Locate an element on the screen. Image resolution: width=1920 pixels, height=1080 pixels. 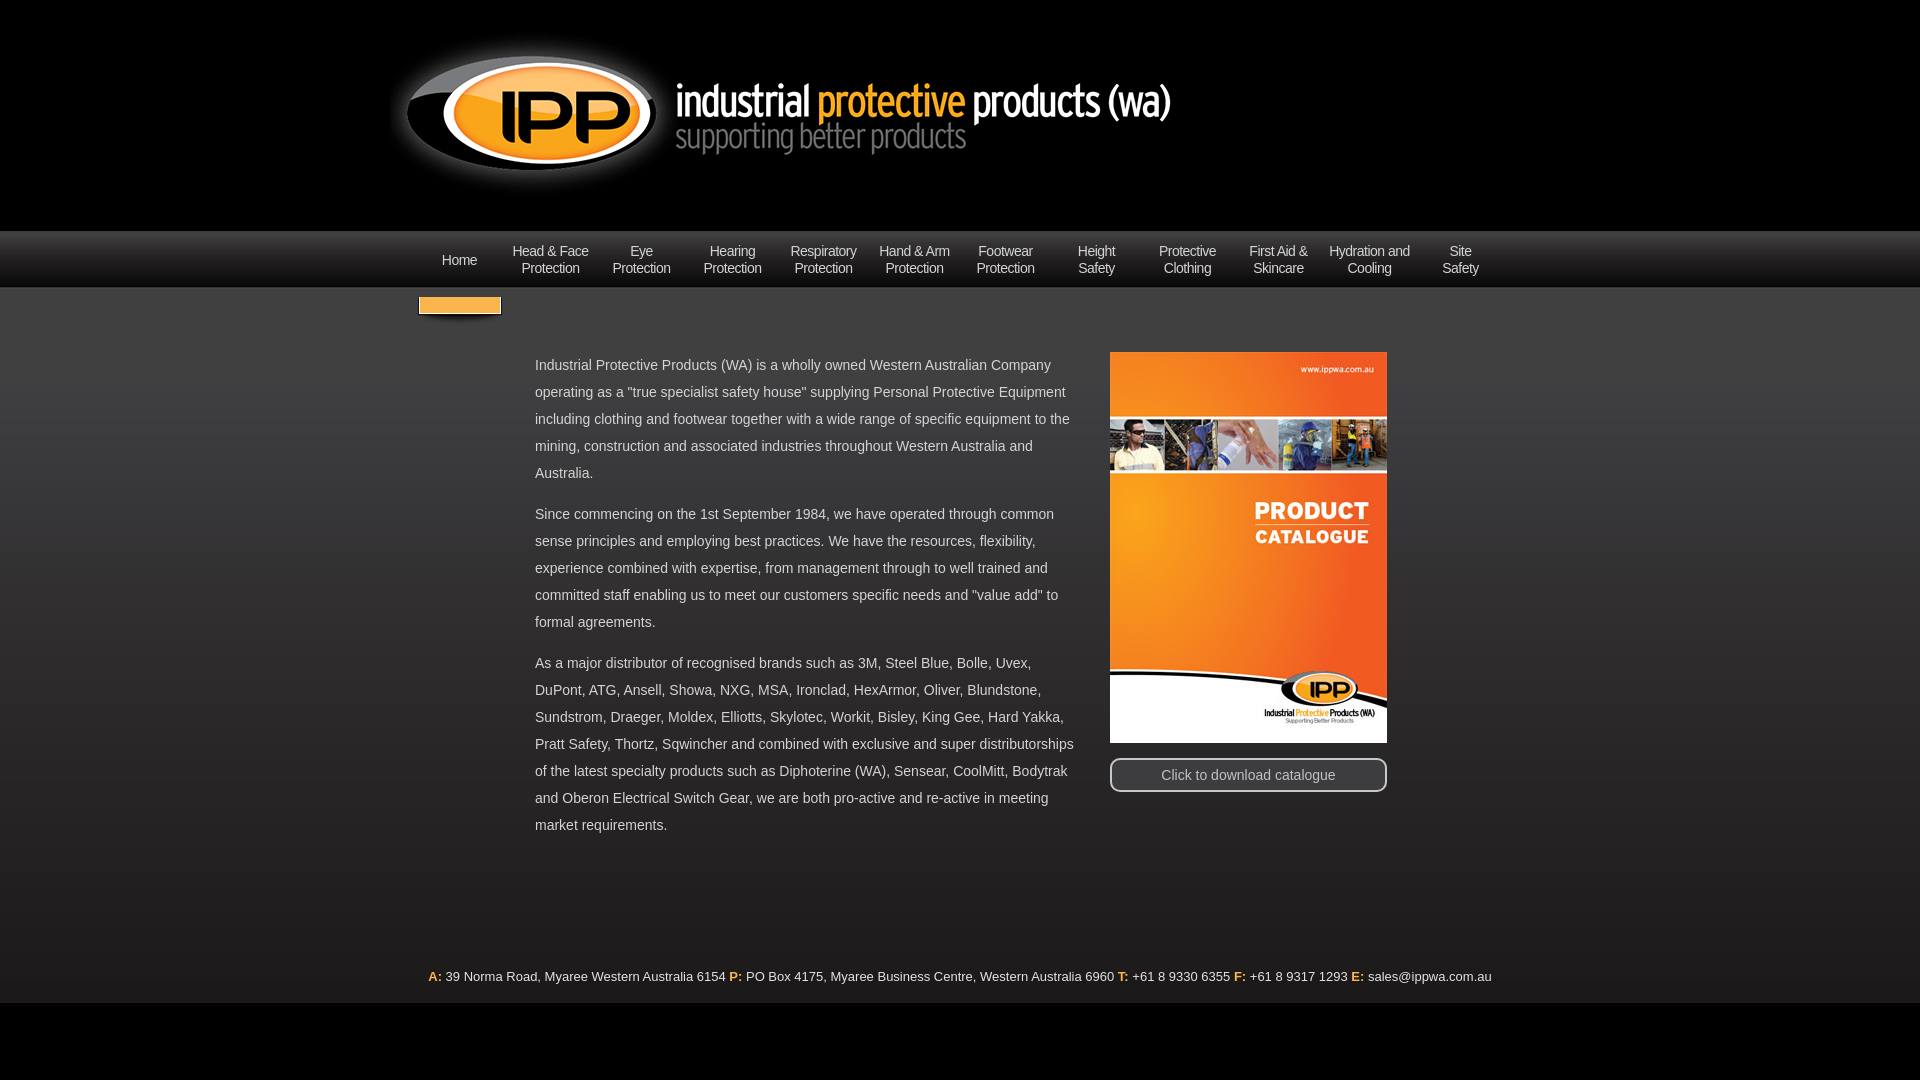
'Respiratory Protection' is located at coordinates (823, 258).